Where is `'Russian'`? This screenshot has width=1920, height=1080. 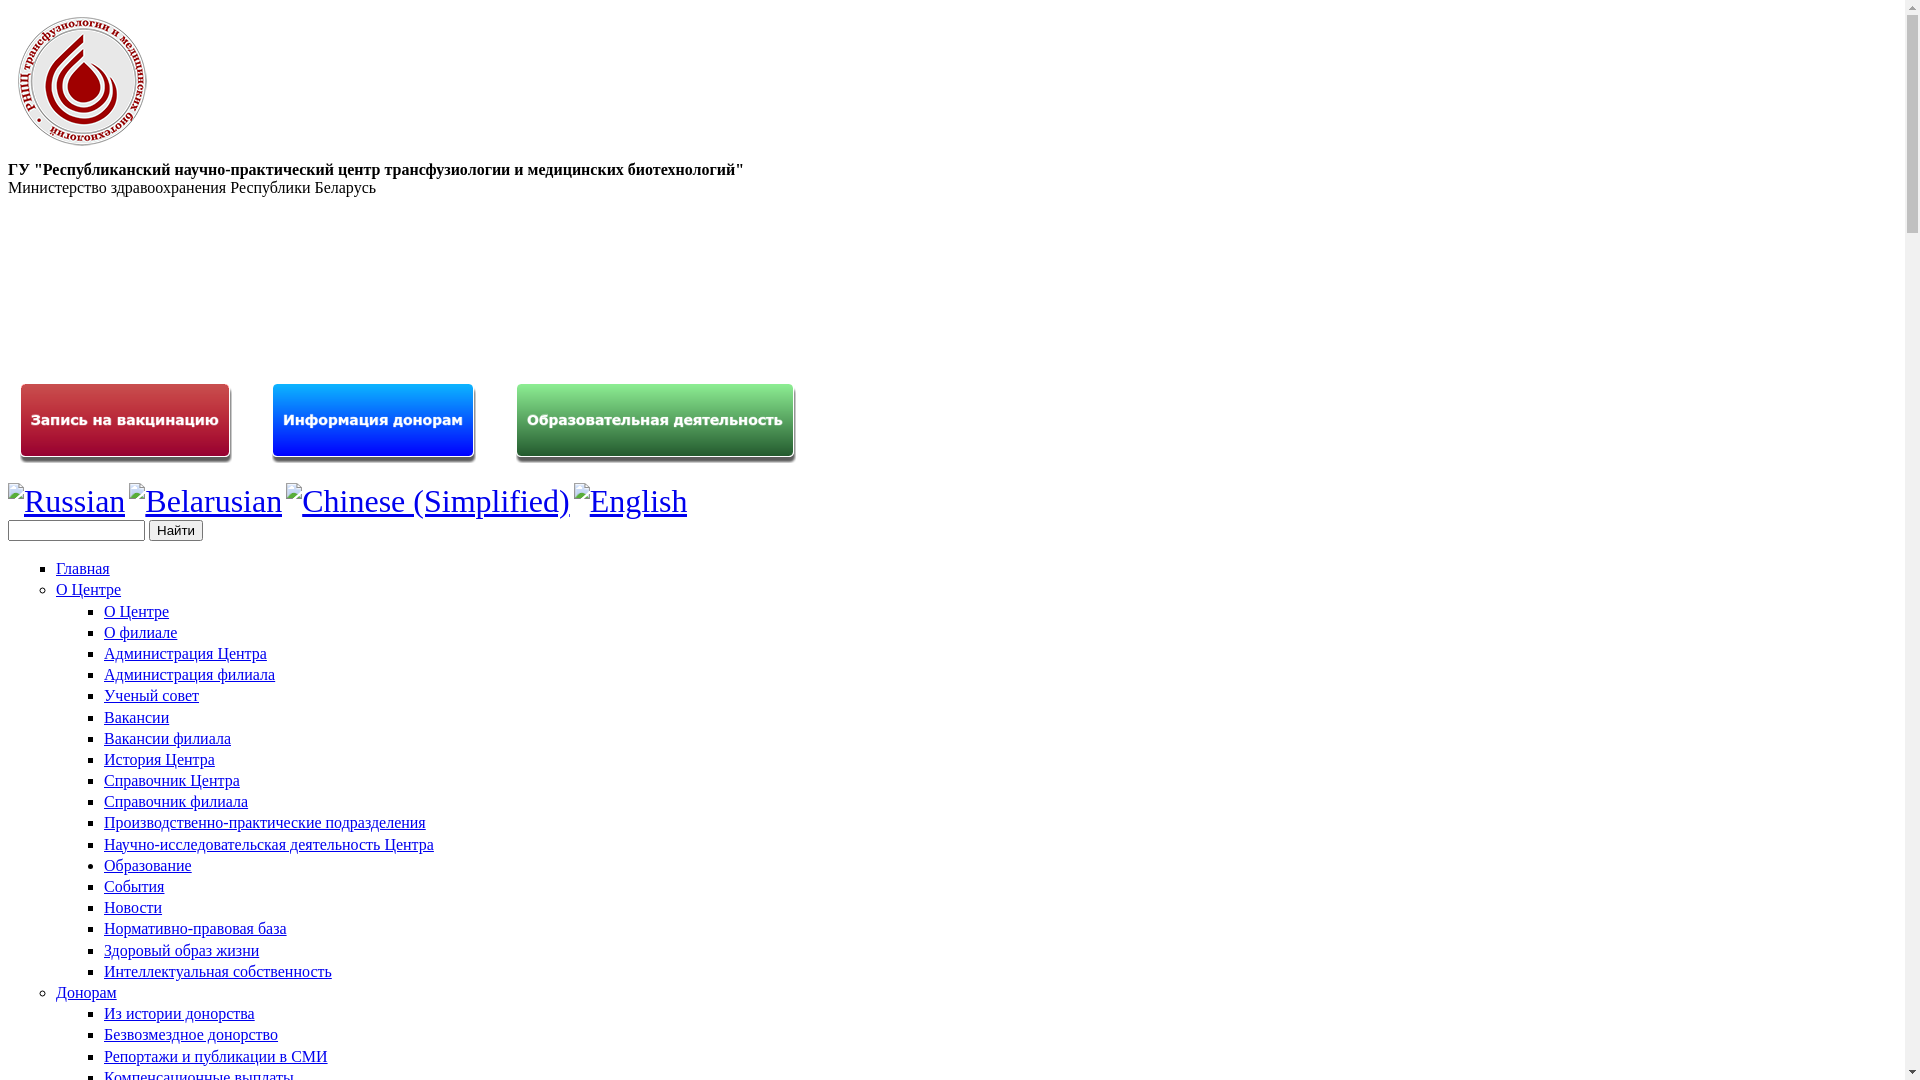 'Russian' is located at coordinates (8, 500).